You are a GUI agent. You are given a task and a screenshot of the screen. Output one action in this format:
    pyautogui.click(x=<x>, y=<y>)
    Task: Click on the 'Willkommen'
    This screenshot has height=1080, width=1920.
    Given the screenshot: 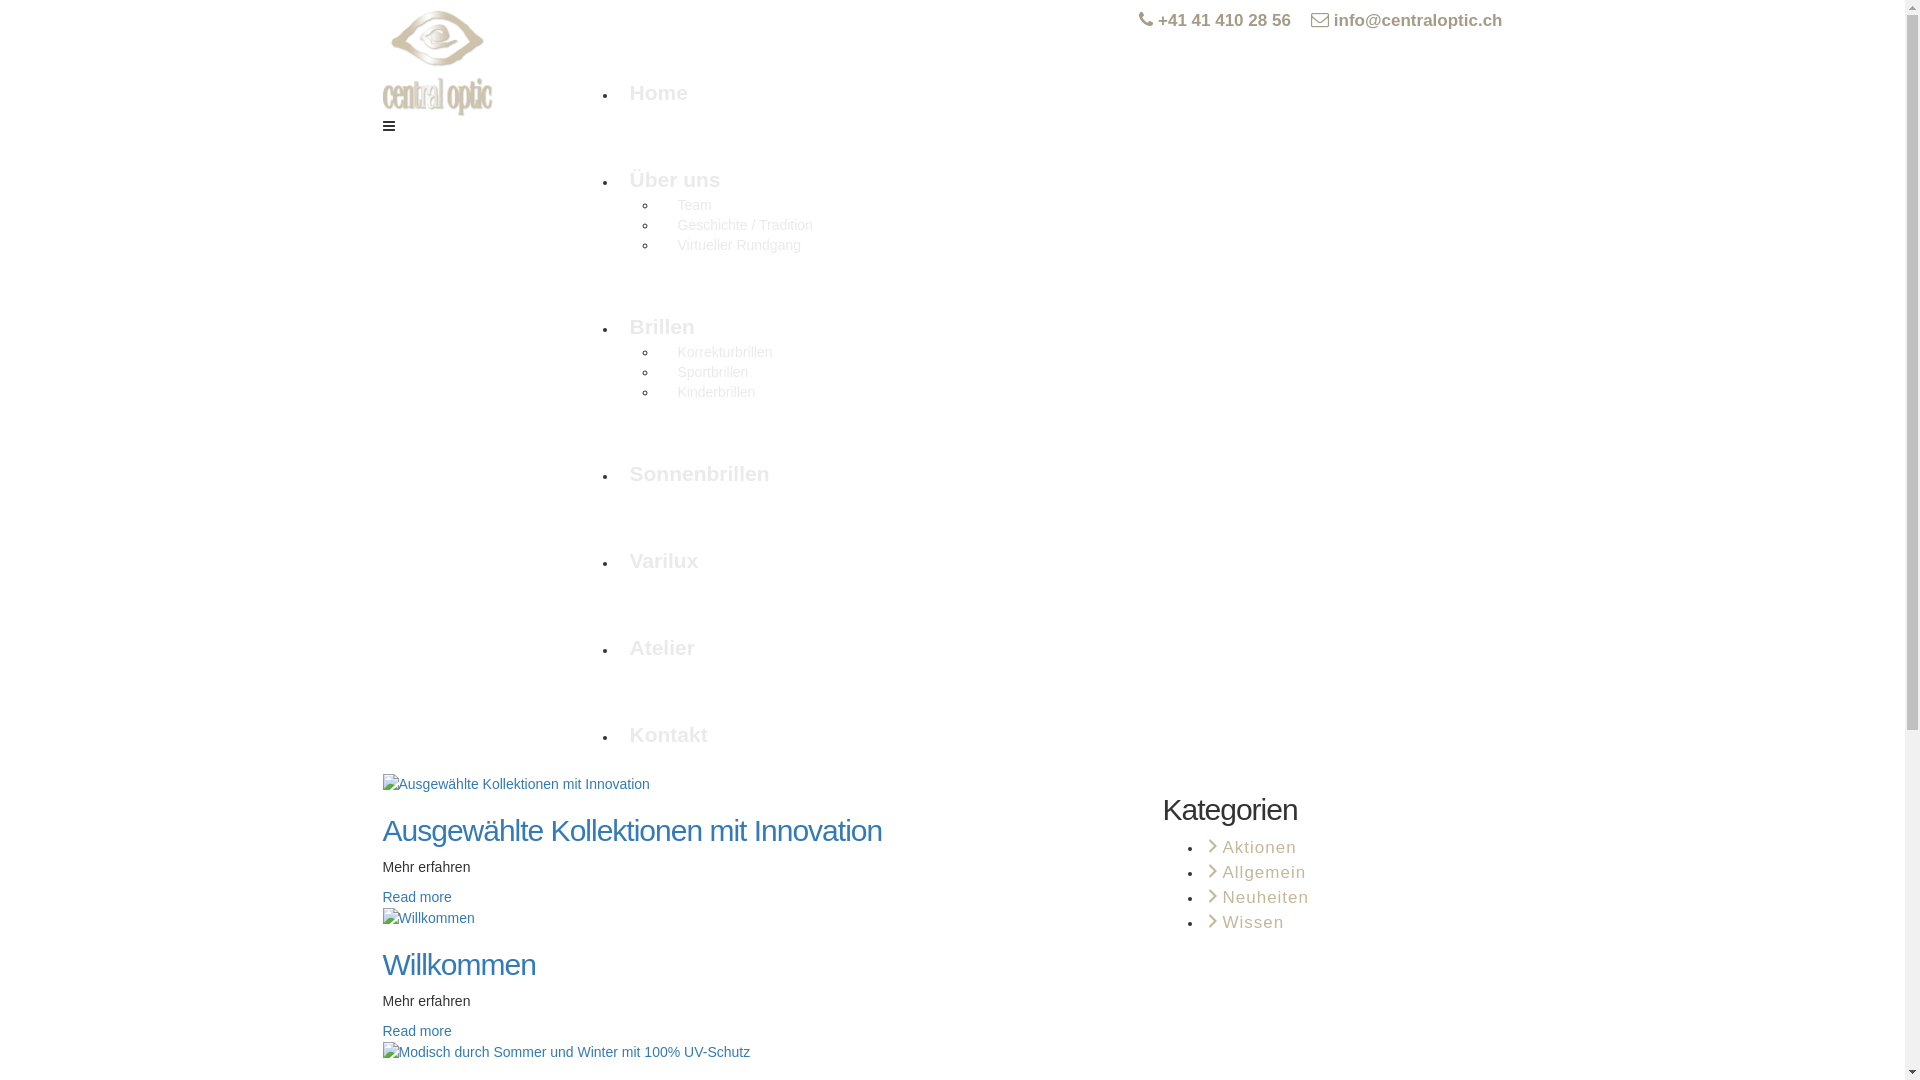 What is the action you would take?
    pyautogui.click(x=426, y=917)
    